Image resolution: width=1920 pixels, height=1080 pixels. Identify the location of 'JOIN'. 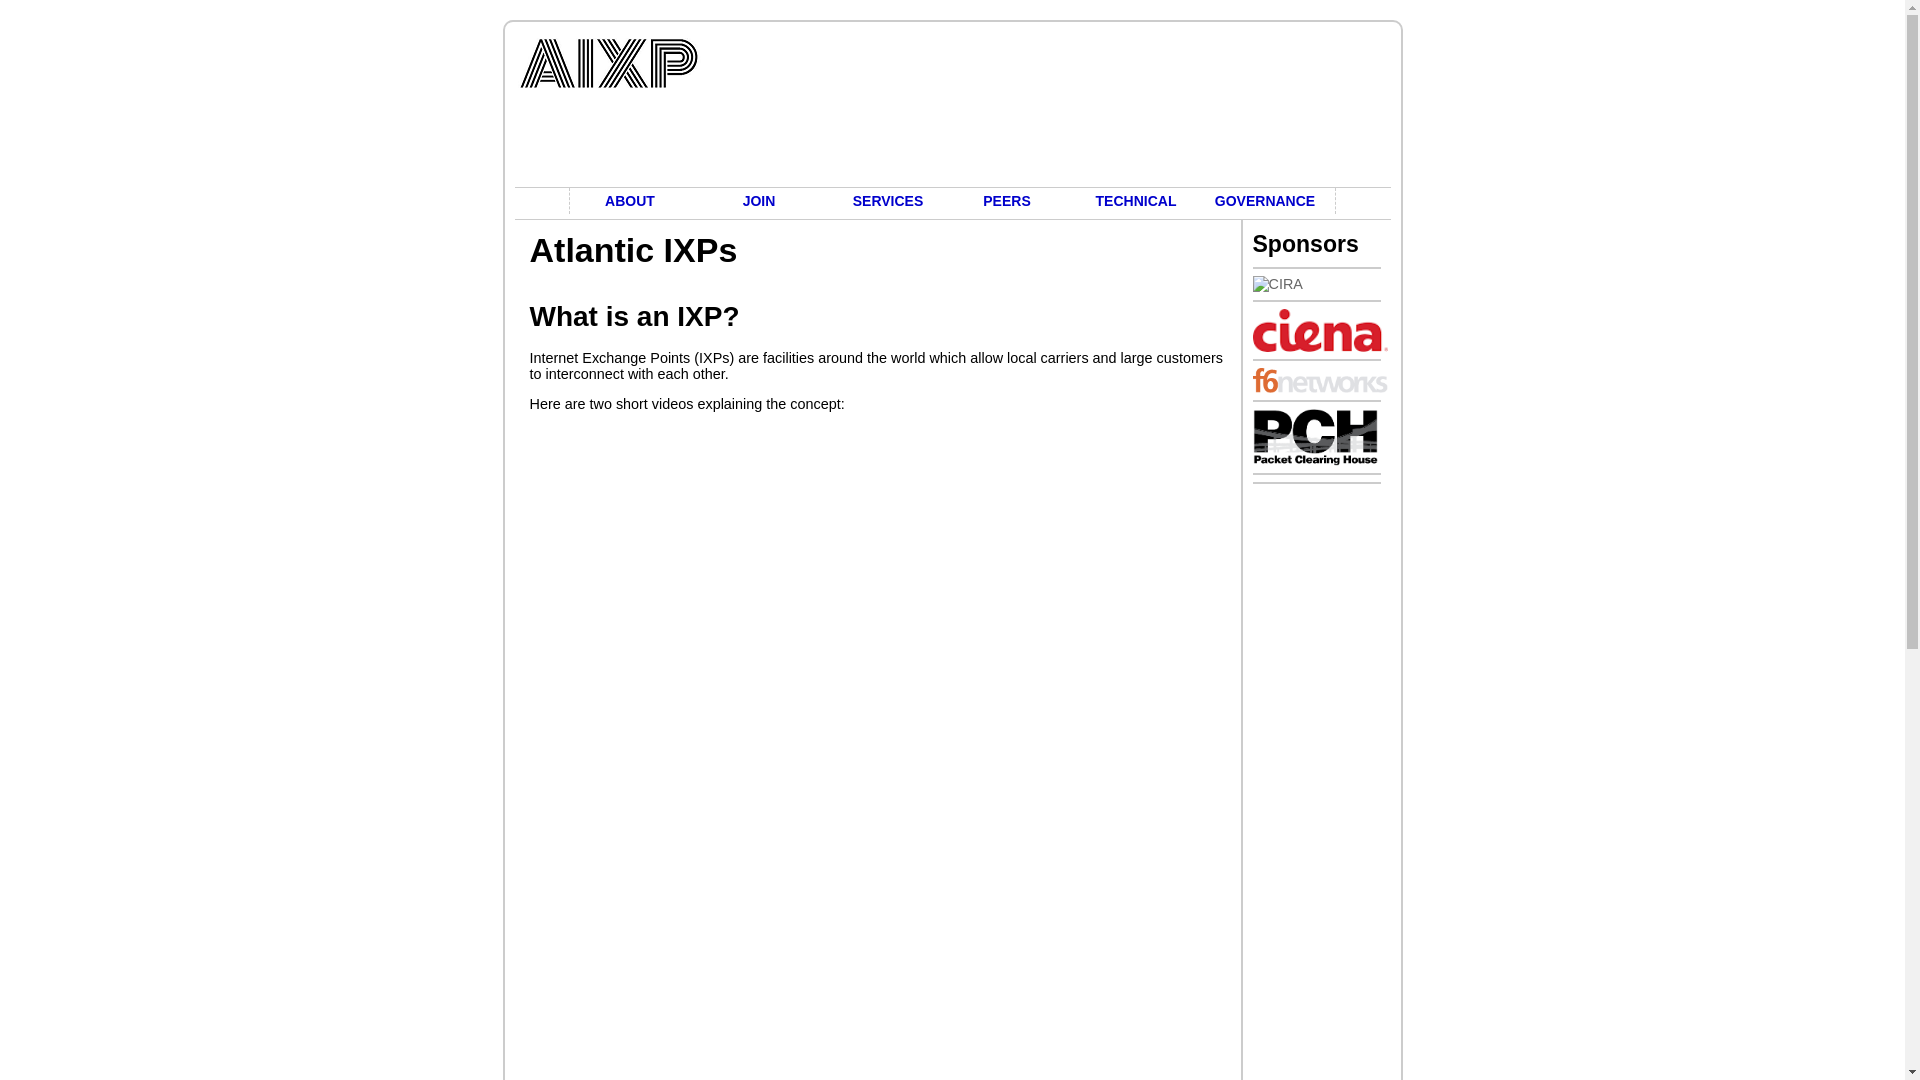
(762, 200).